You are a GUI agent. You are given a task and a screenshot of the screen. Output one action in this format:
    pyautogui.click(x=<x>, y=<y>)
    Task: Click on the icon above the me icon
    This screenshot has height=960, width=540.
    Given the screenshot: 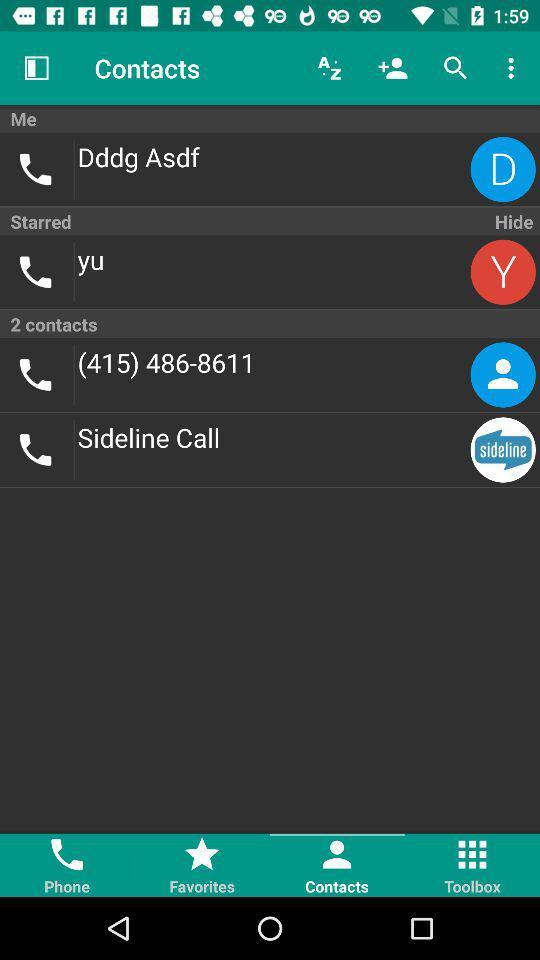 What is the action you would take?
    pyautogui.click(x=455, y=68)
    